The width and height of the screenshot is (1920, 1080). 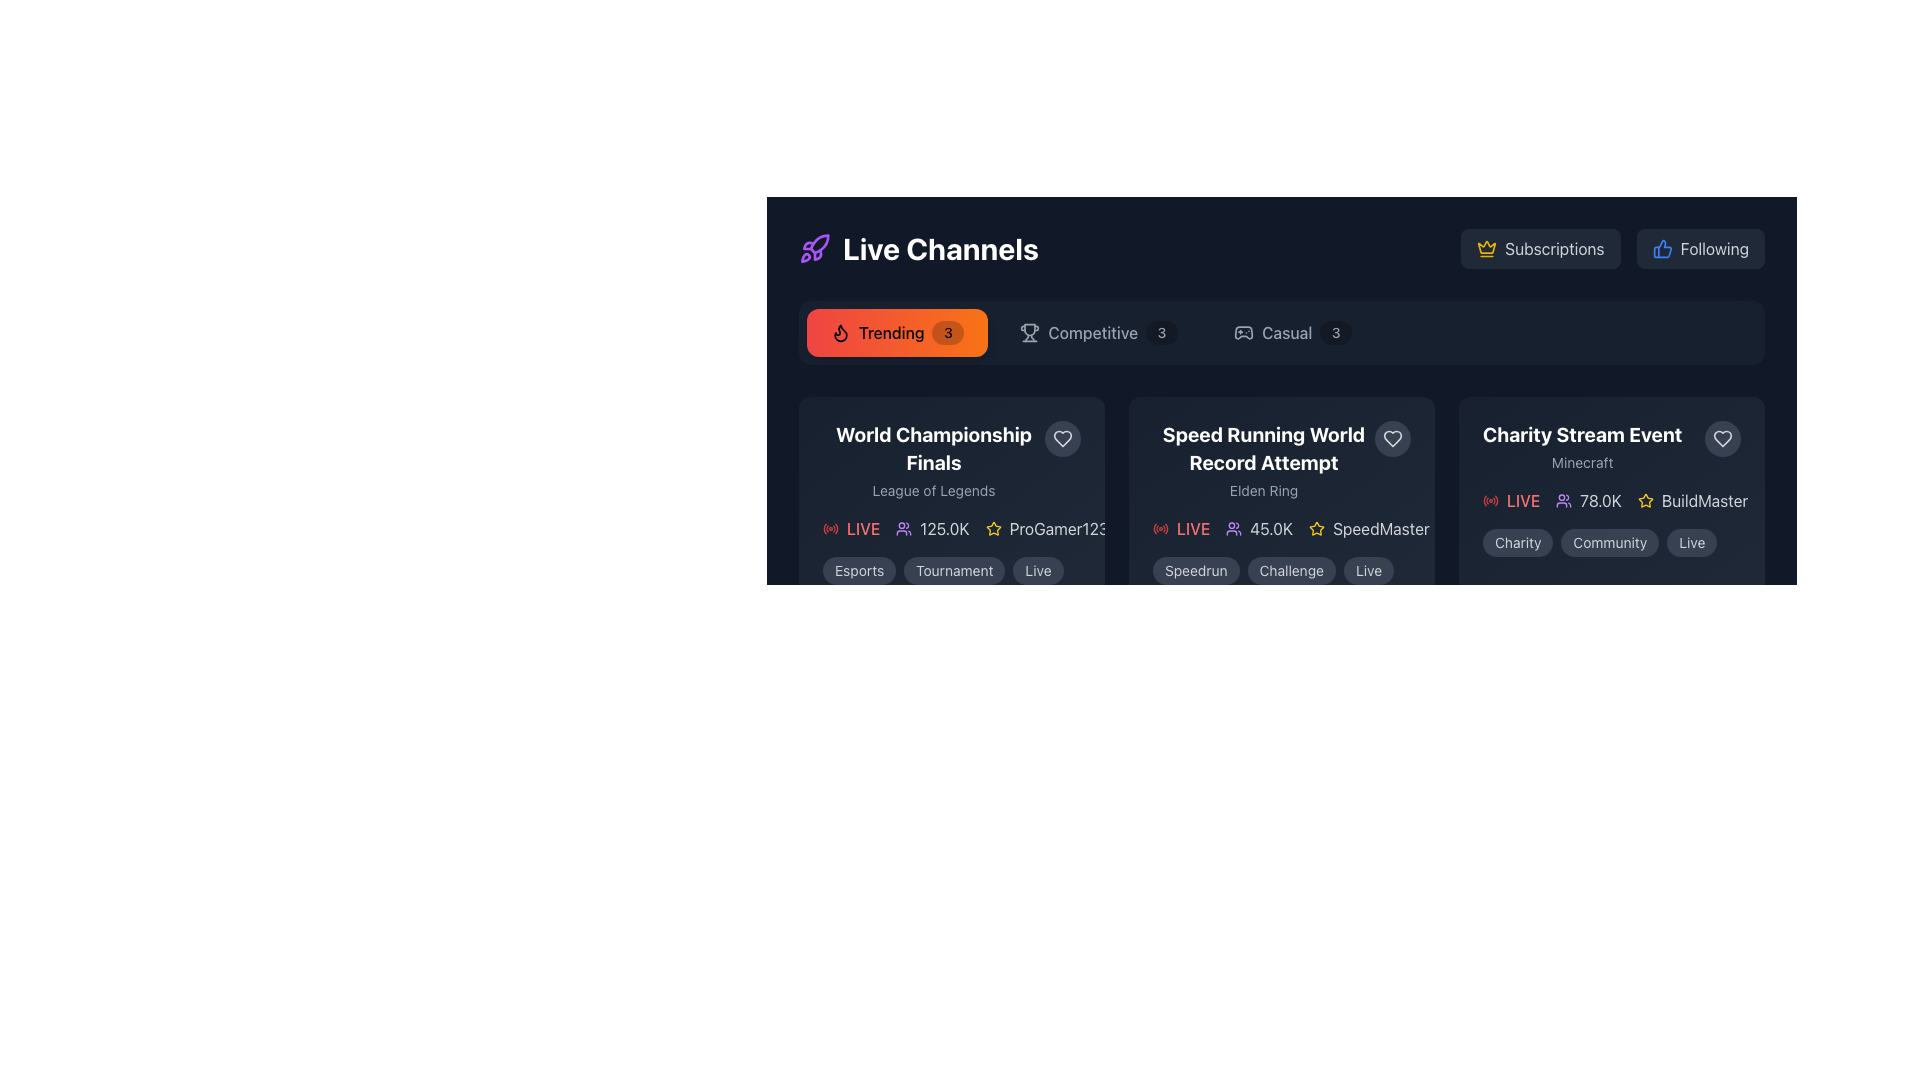 What do you see at coordinates (953, 570) in the screenshot?
I see `text of the pill-shaped label displaying 'Tournament', which is located in the bottom-left section of a card layout, between the 'Esports' and 'Live' tags` at bounding box center [953, 570].